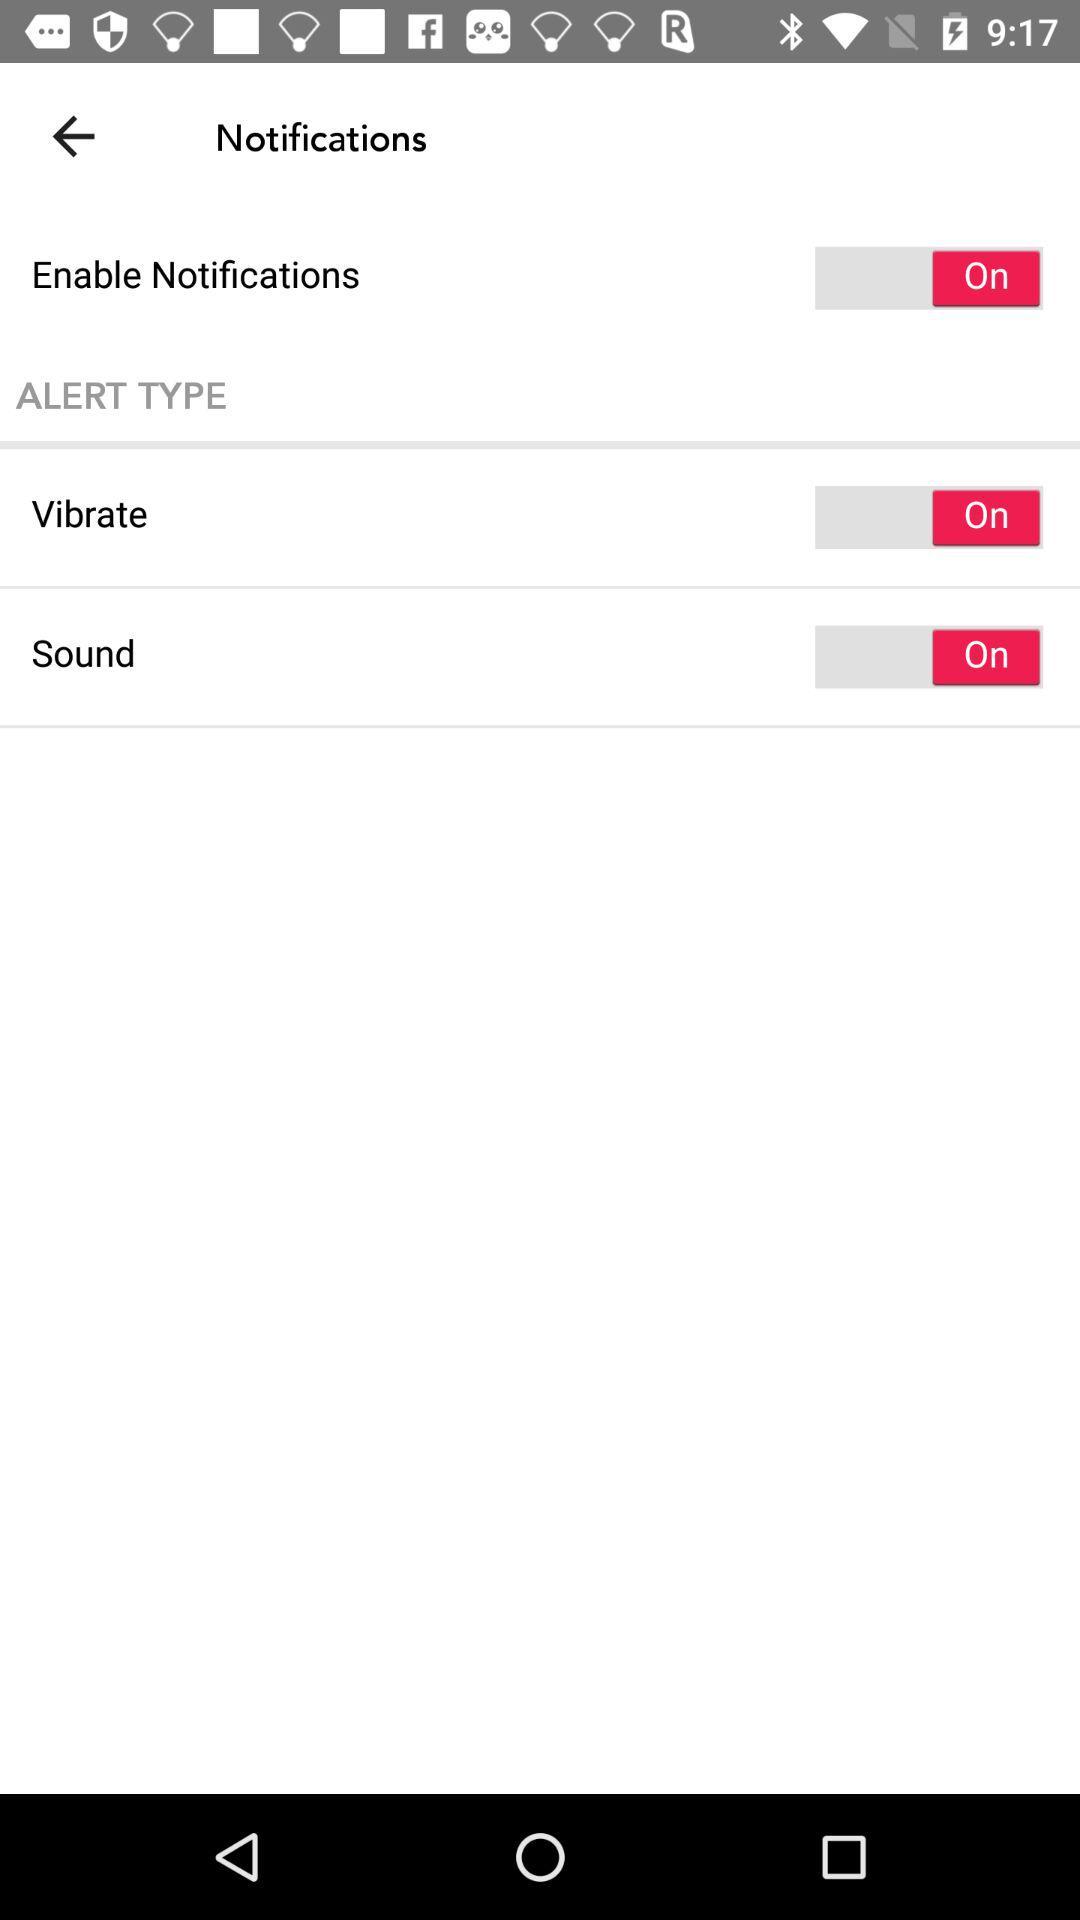 Image resolution: width=1080 pixels, height=1920 pixels. Describe the element at coordinates (540, 657) in the screenshot. I see `sound item` at that location.